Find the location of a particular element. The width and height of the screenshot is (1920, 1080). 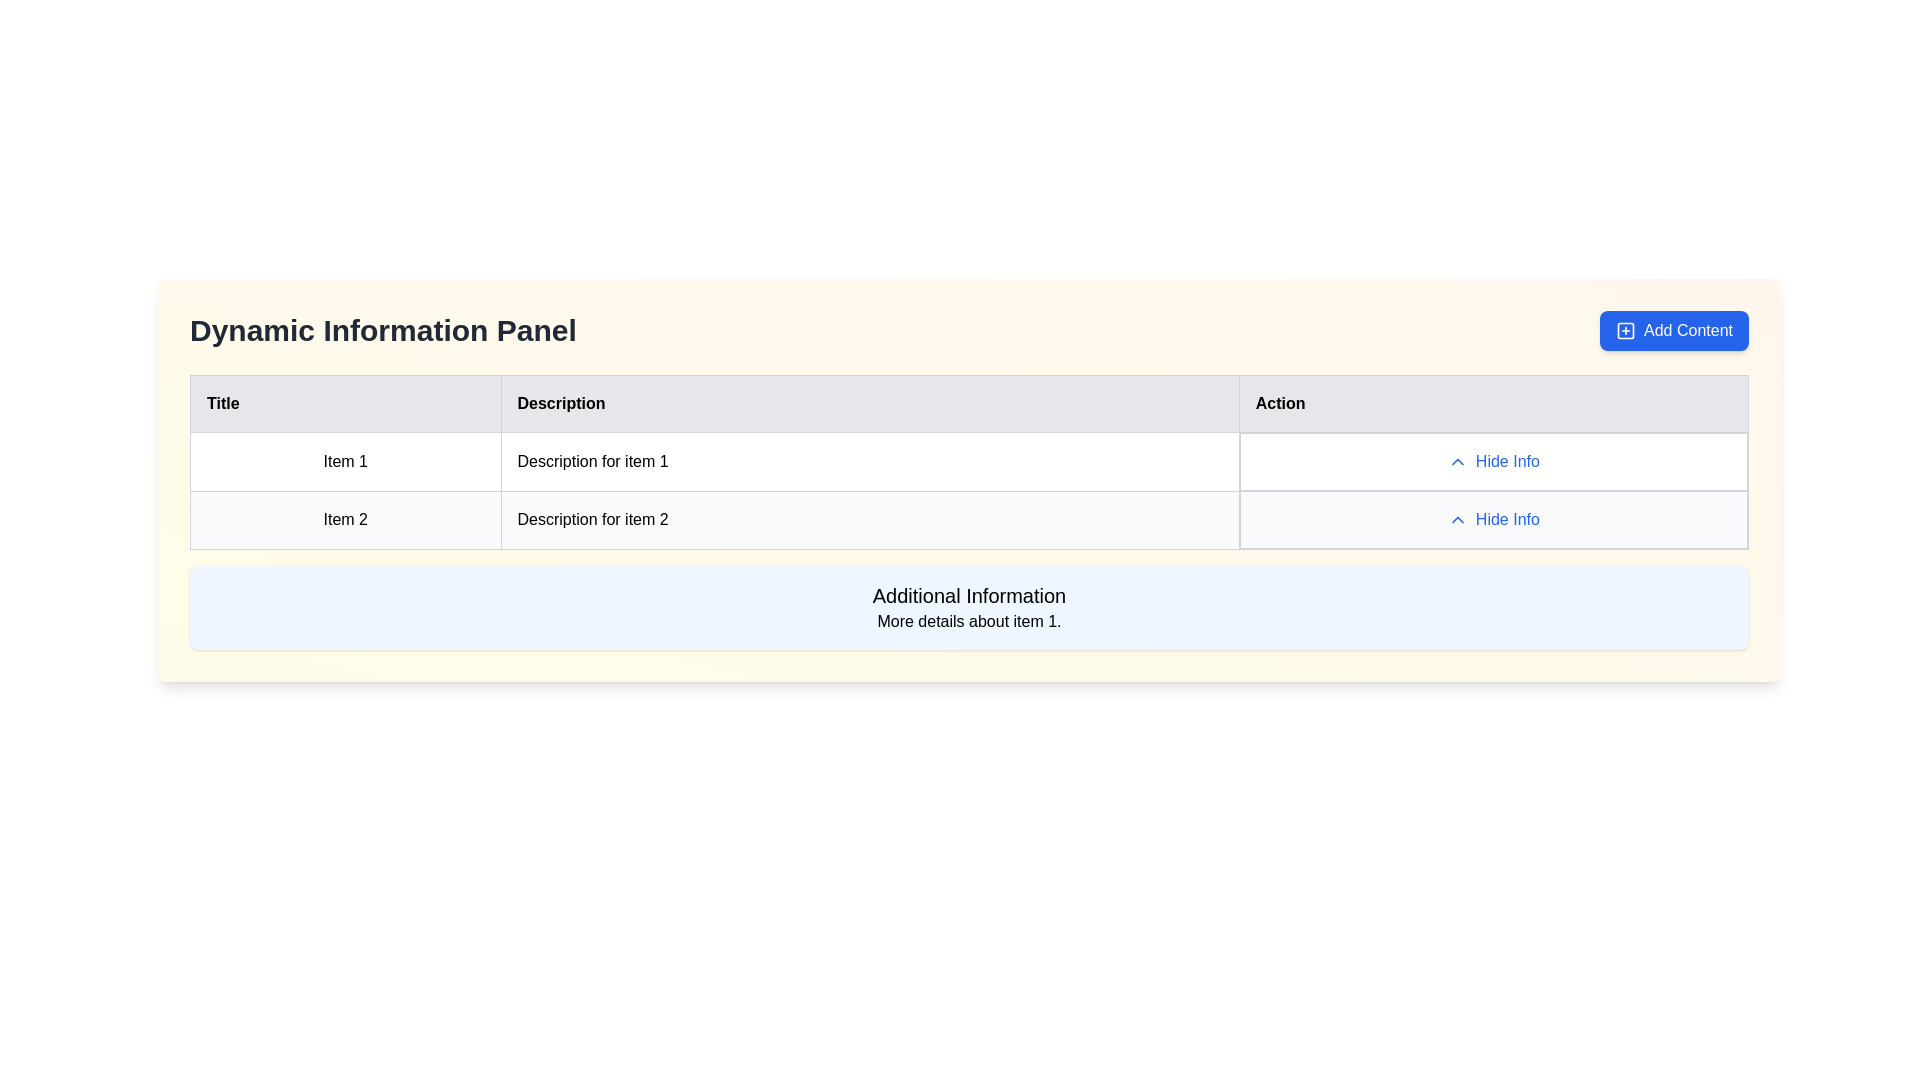

the Icon button located in the 'Action' column of the first row next to the 'Hide Info' label is located at coordinates (1457, 462).